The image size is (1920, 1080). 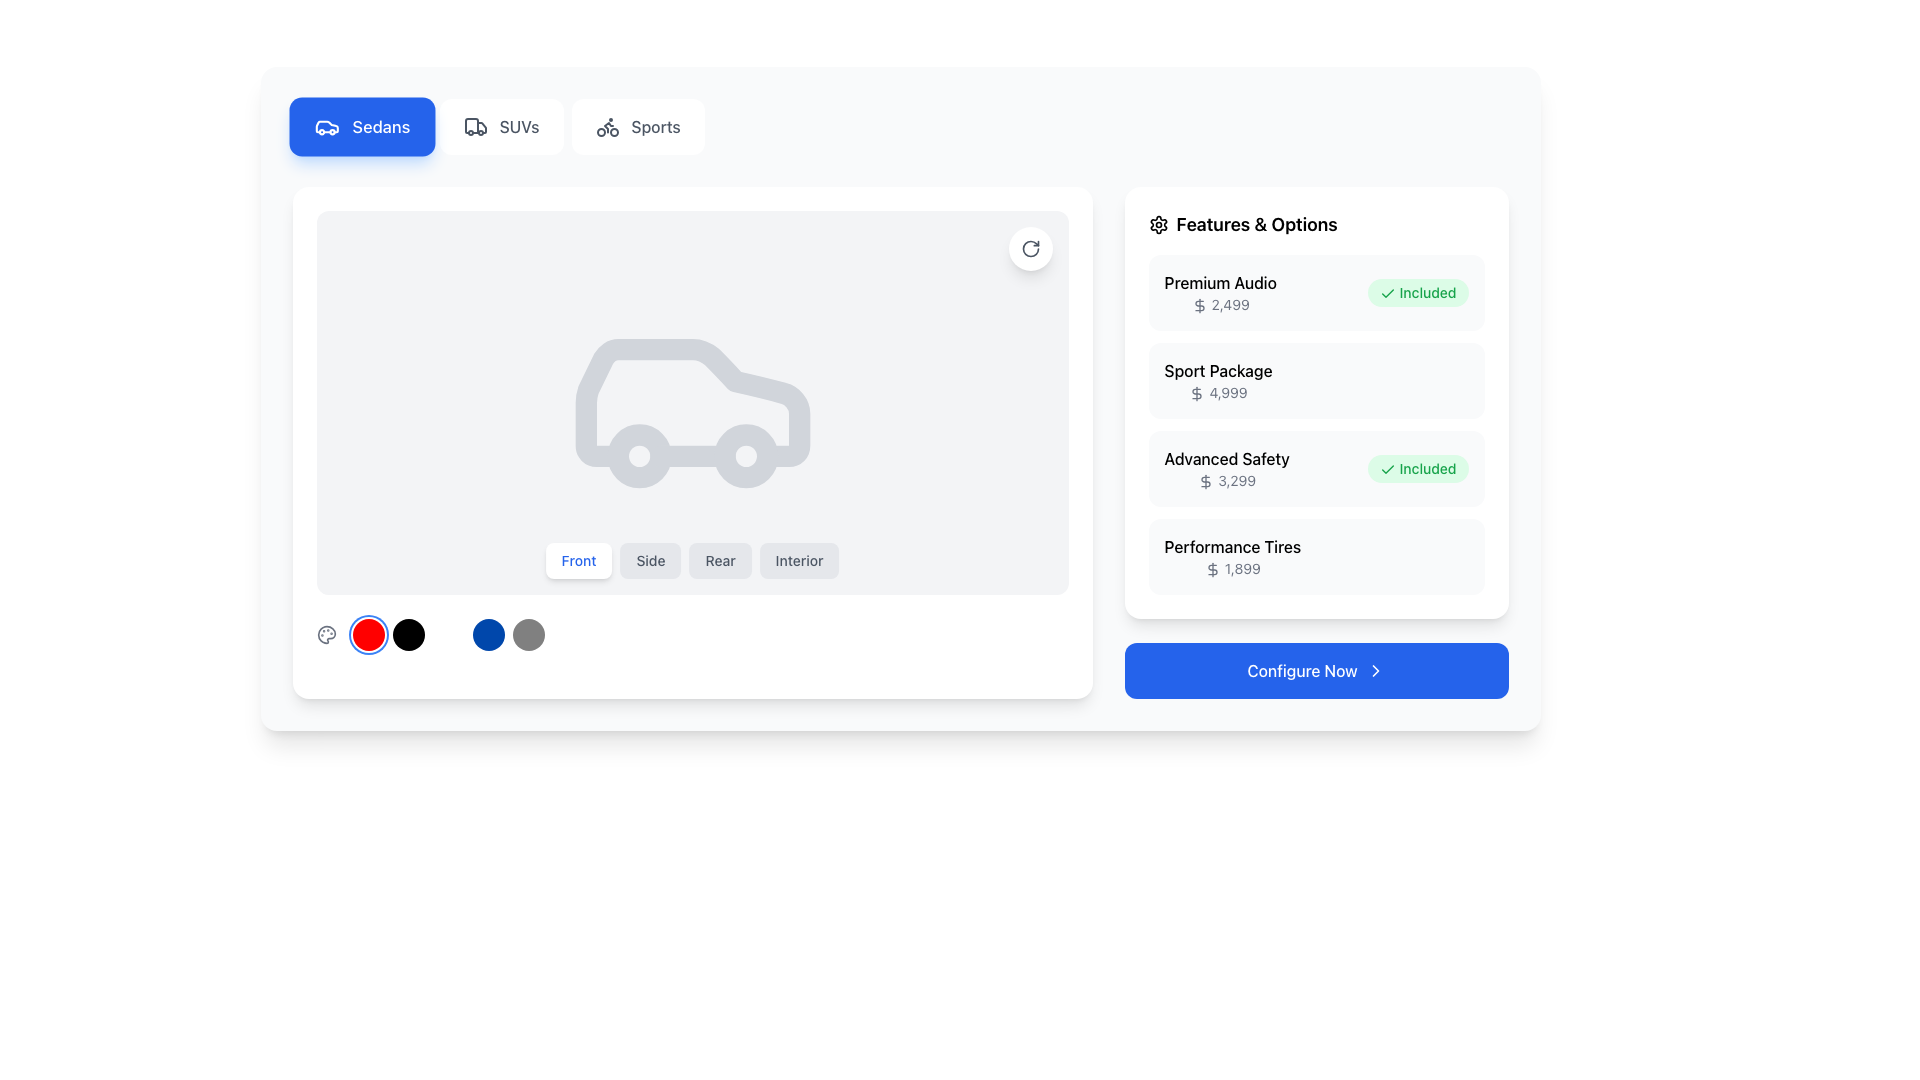 I want to click on the circular arrow icon located at the top-right corner of the image preview section, so click(x=1030, y=248).